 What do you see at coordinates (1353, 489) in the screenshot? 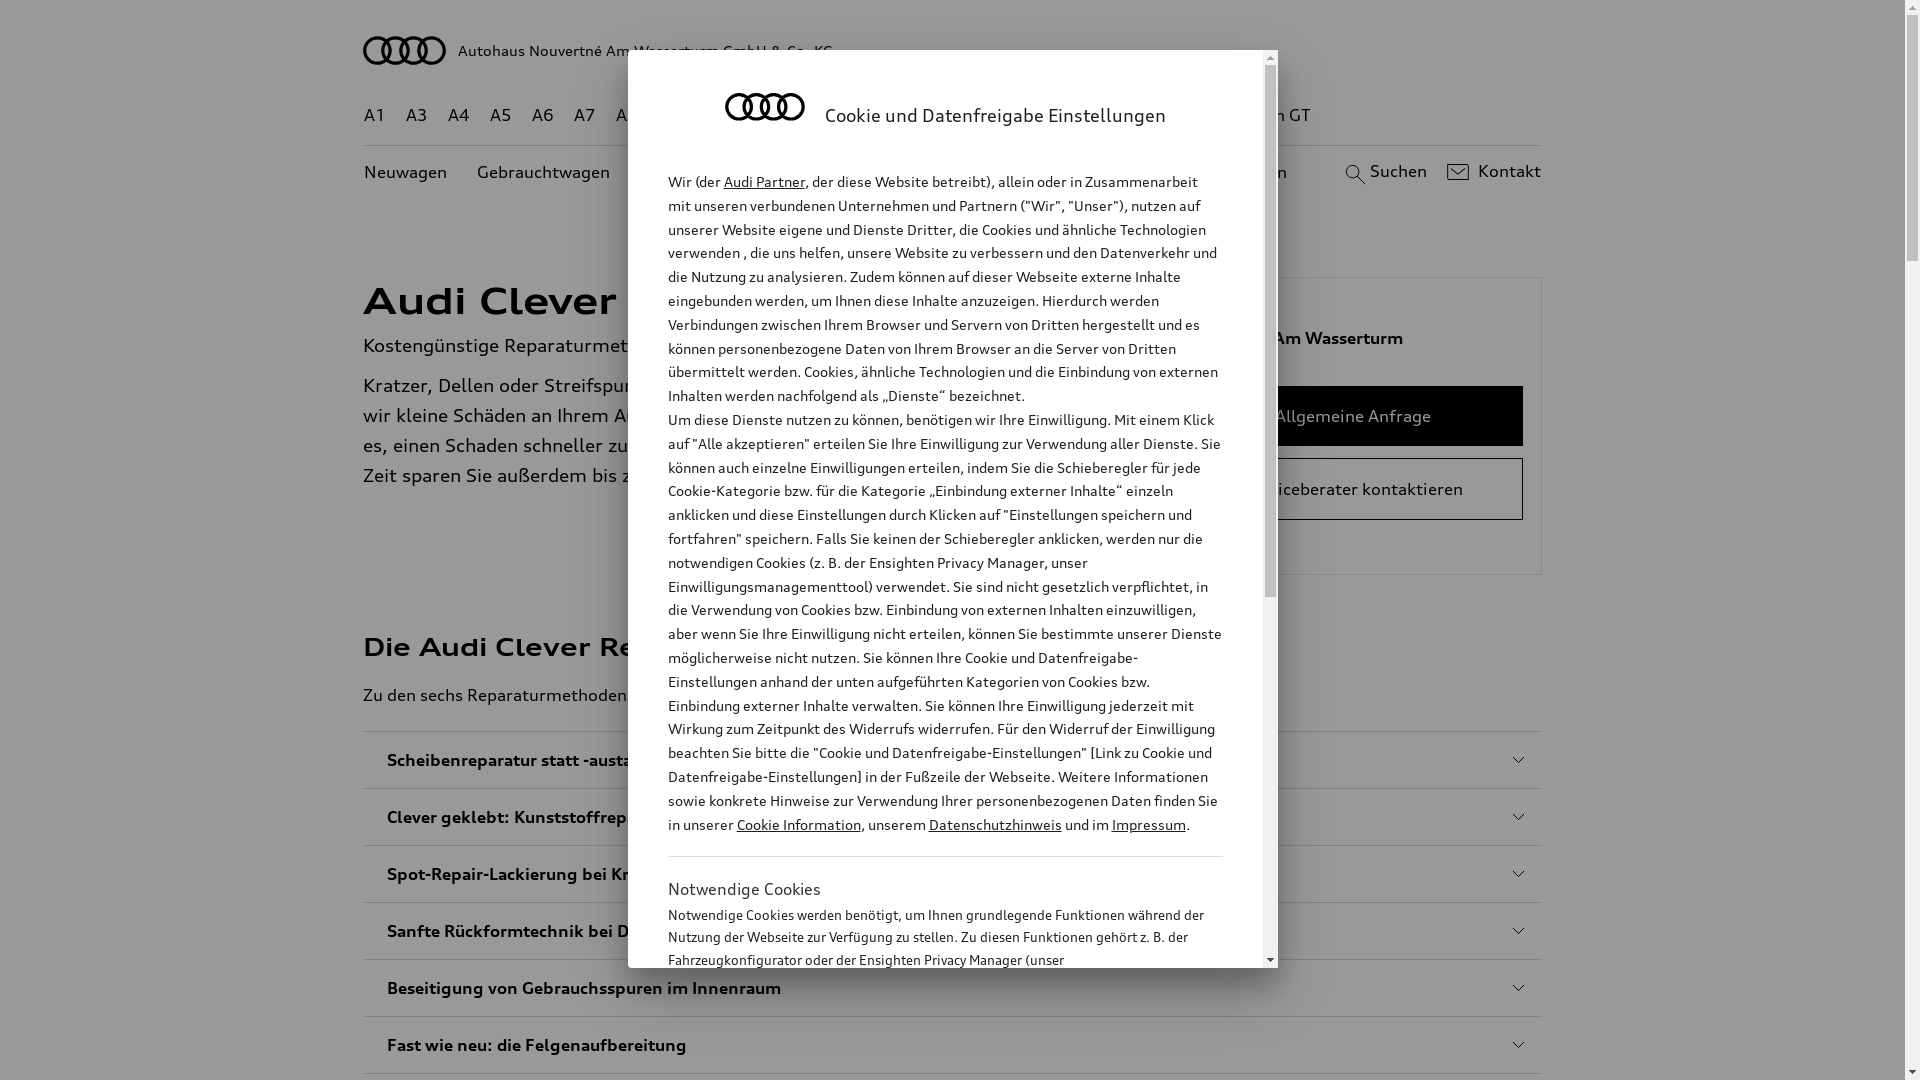
I see `'Serviceberater kontaktieren'` at bounding box center [1353, 489].